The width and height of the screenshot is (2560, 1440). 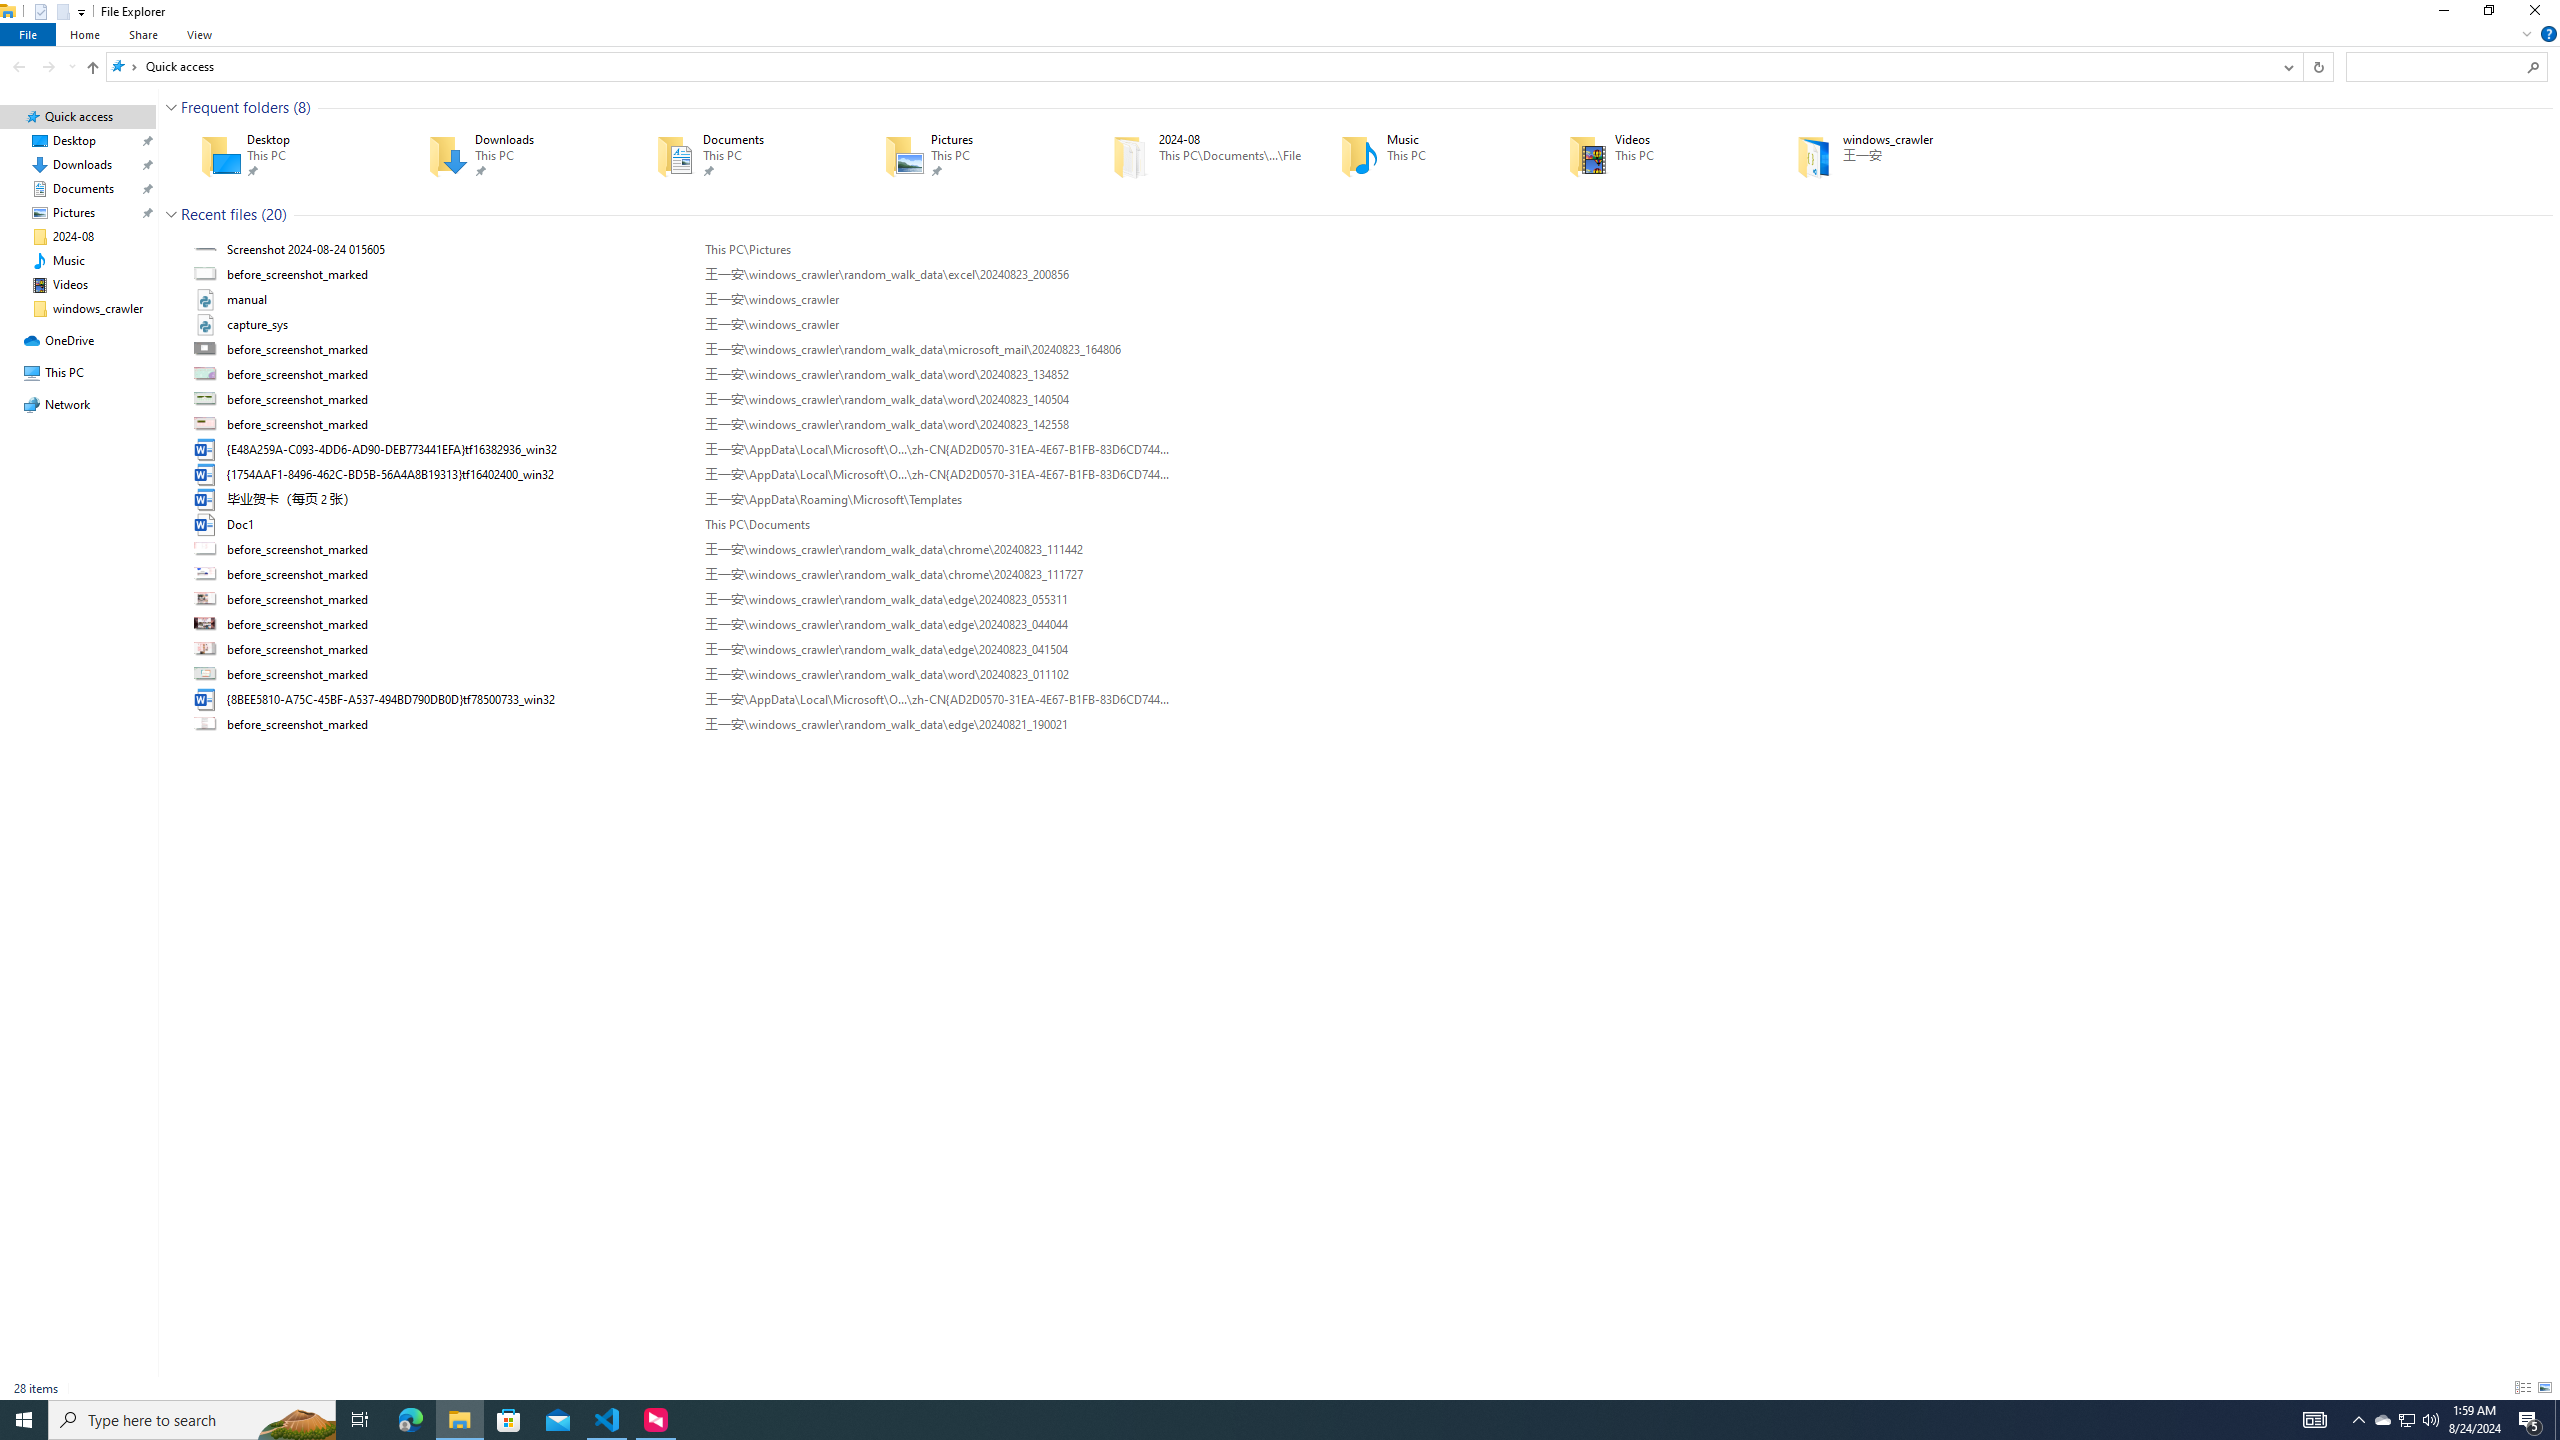 What do you see at coordinates (2547, 32) in the screenshot?
I see `'Help'` at bounding box center [2547, 32].